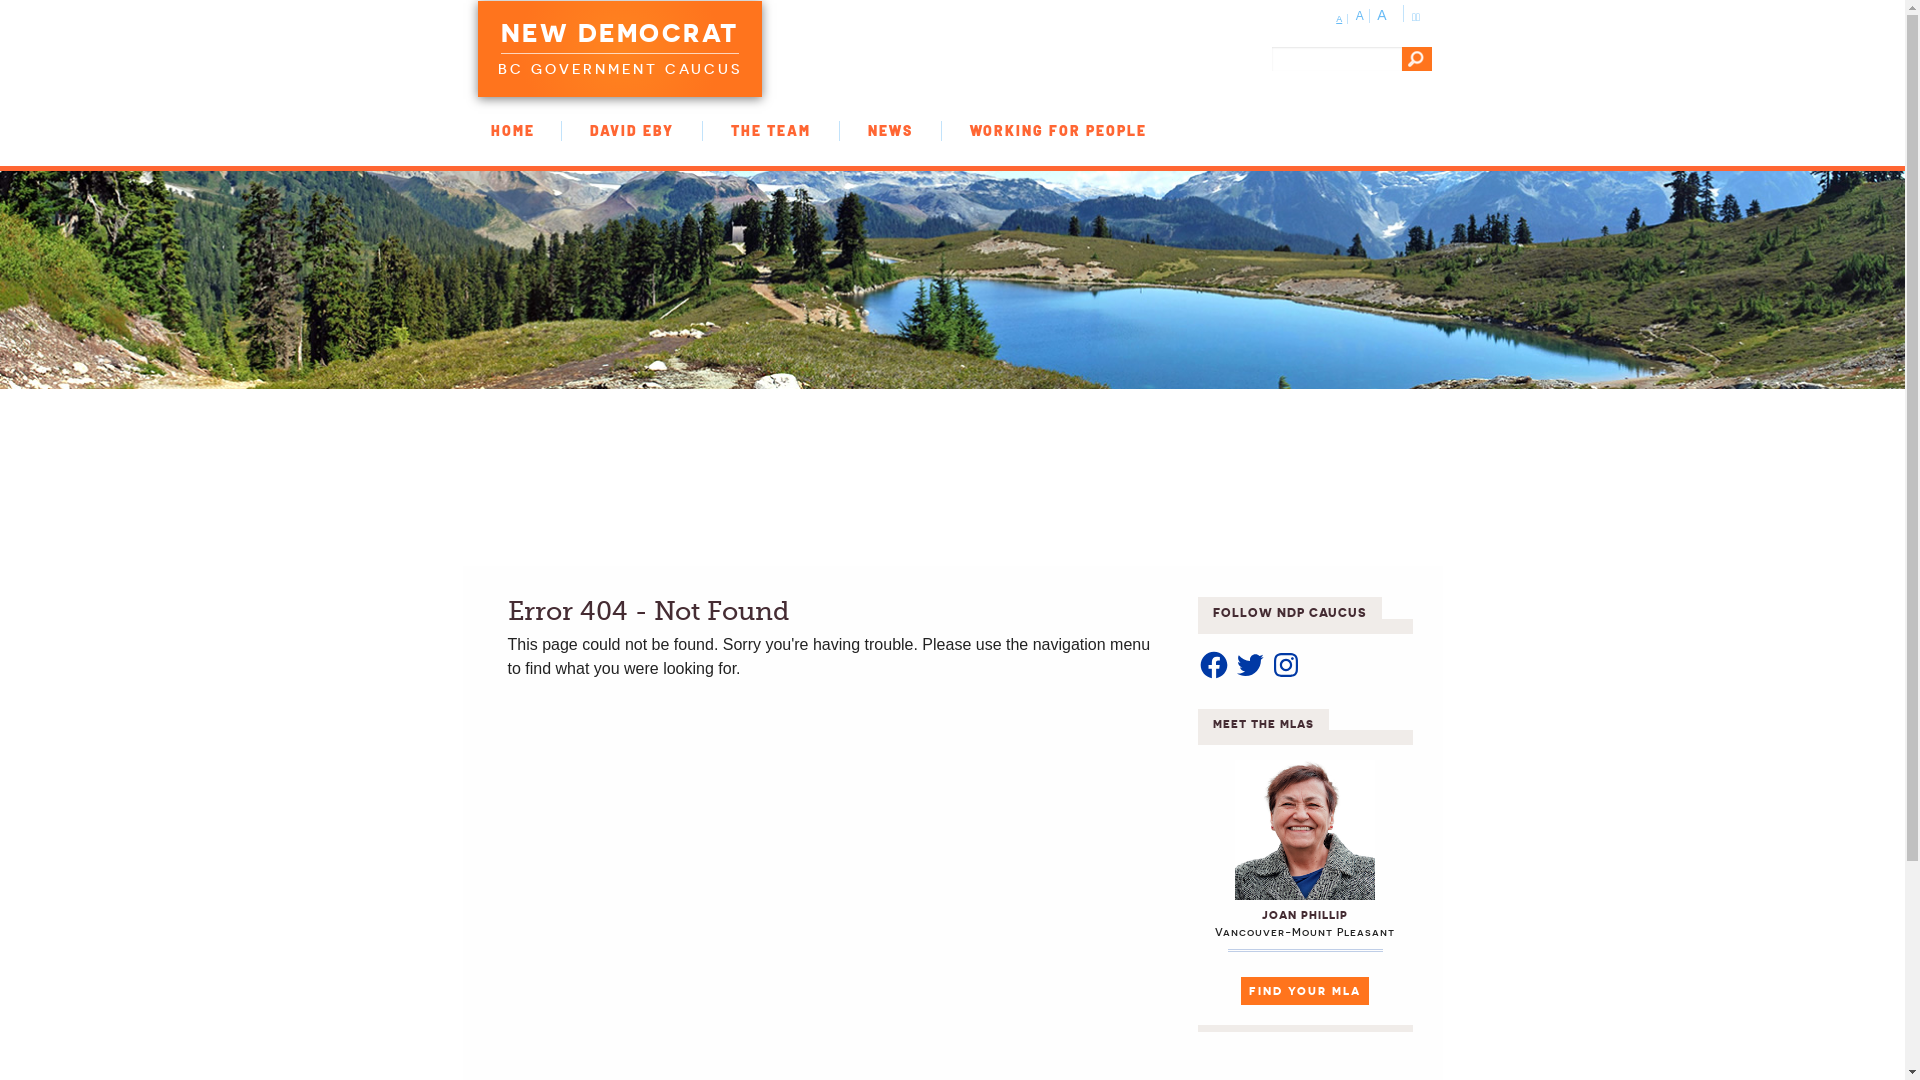 The height and width of the screenshot is (1080, 1920). Describe the element at coordinates (1057, 131) in the screenshot. I see `'WORKING FOR PEOPLE'` at that location.